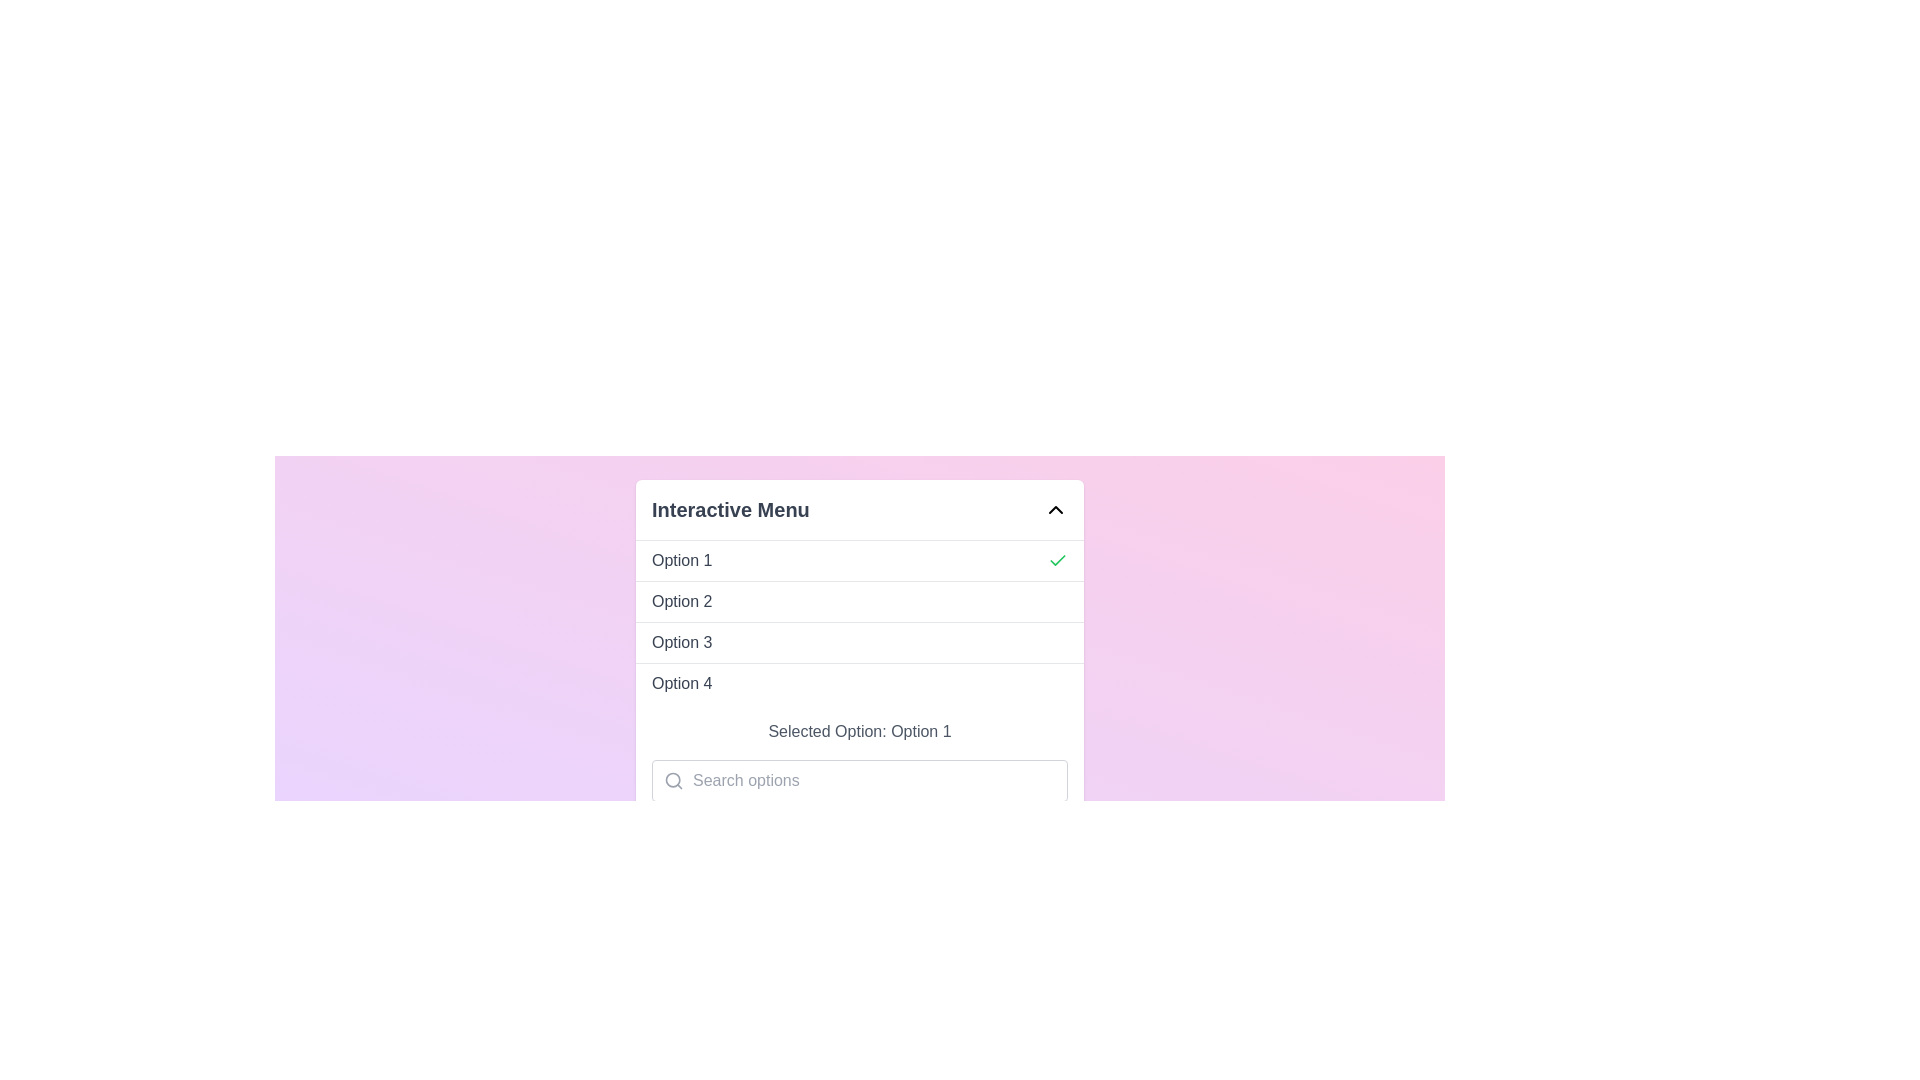 The image size is (1920, 1080). What do you see at coordinates (673, 779) in the screenshot?
I see `the search icon located in the left corner of the search bar component to initiate the search` at bounding box center [673, 779].